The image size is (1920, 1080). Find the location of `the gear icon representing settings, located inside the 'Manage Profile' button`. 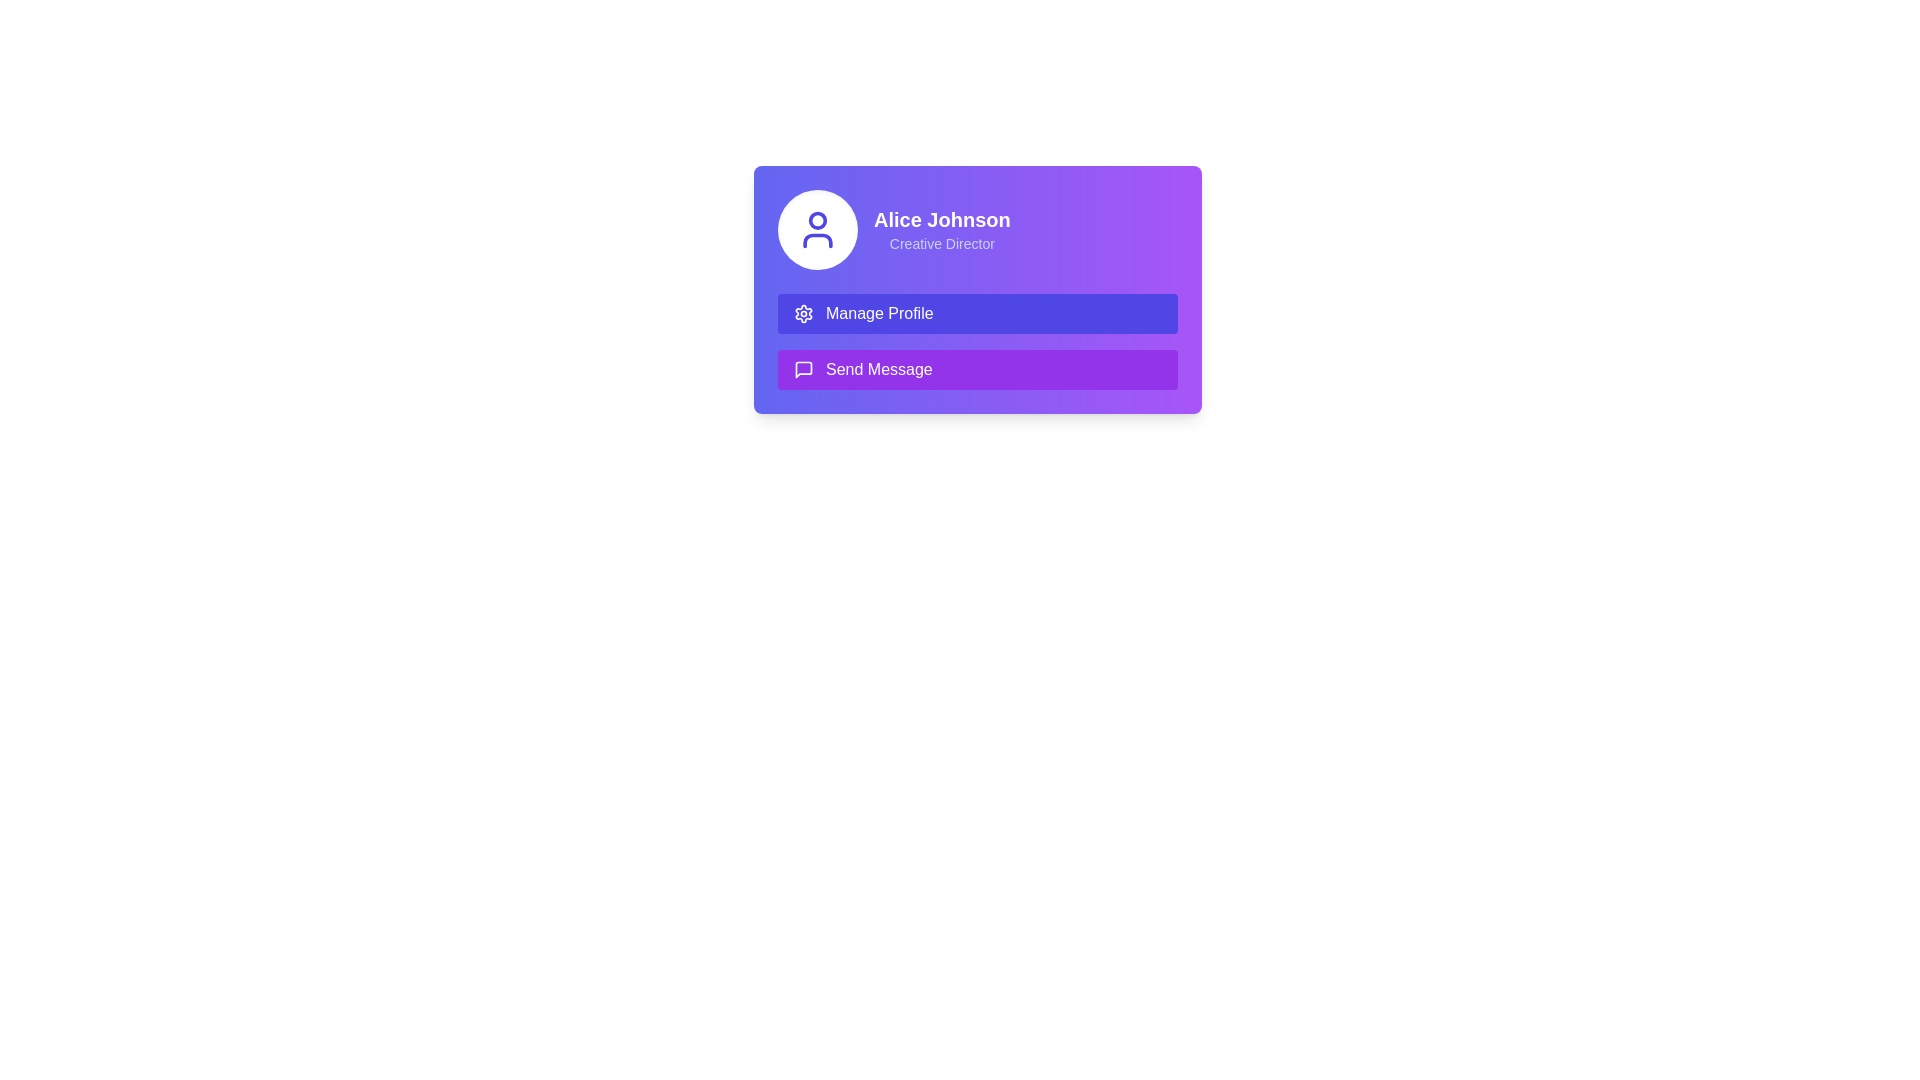

the gear icon representing settings, located inside the 'Manage Profile' button is located at coordinates (804, 313).